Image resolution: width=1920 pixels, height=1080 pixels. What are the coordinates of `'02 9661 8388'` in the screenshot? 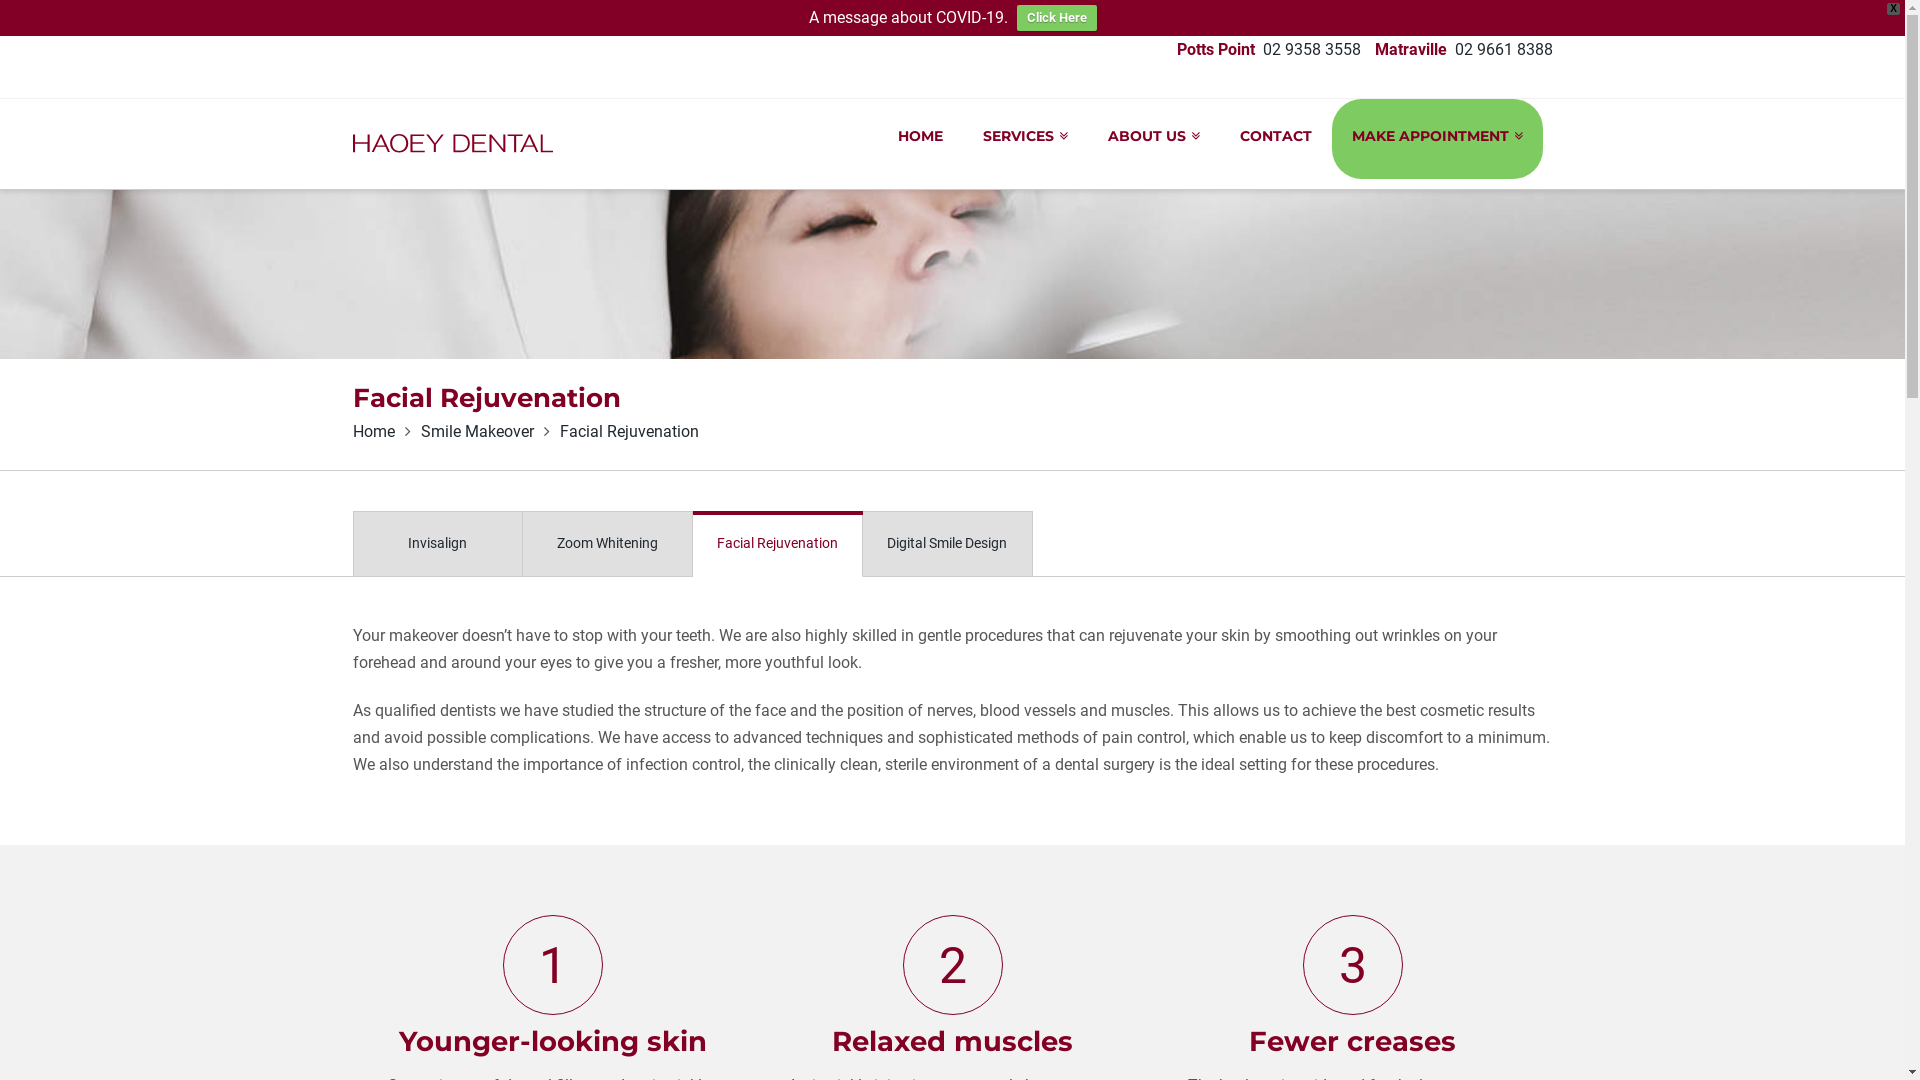 It's located at (1502, 48).